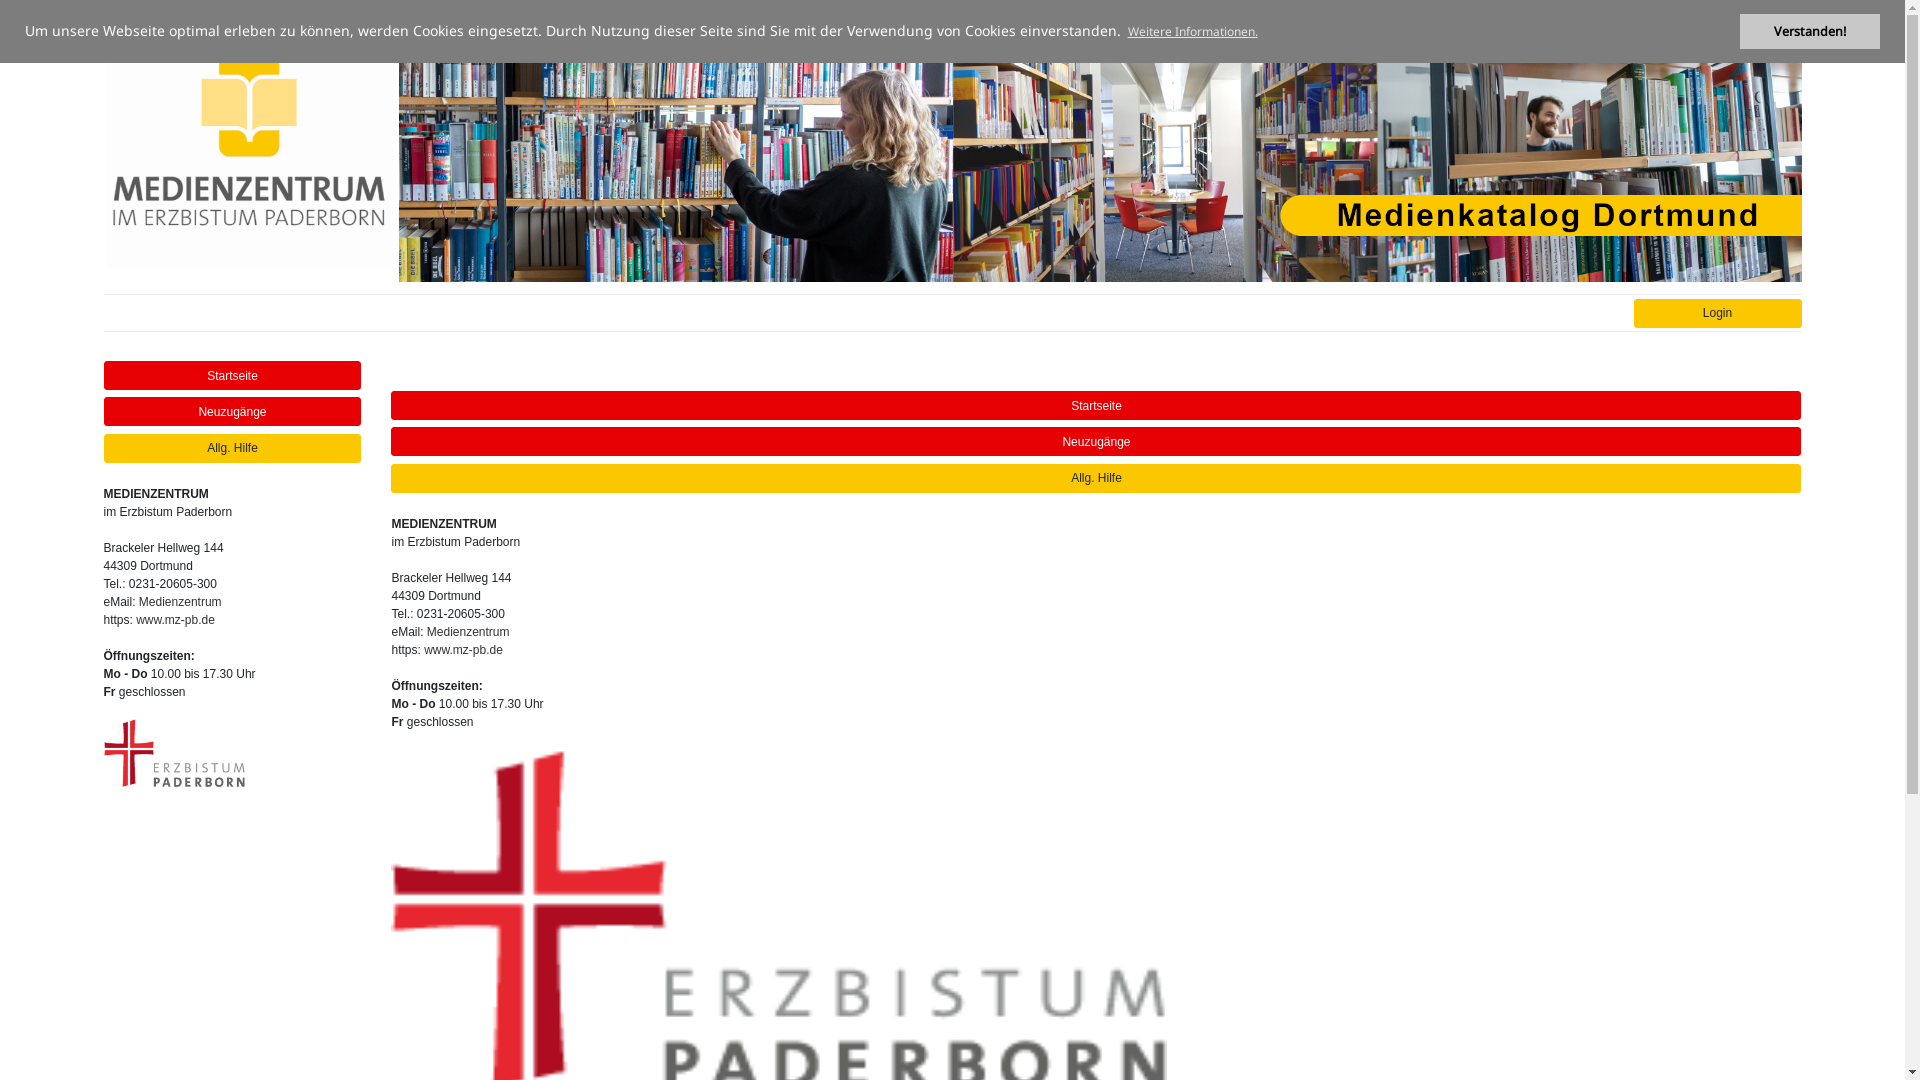 The height and width of the screenshot is (1080, 1920). Describe the element at coordinates (1633, 313) in the screenshot. I see `'Login'` at that location.